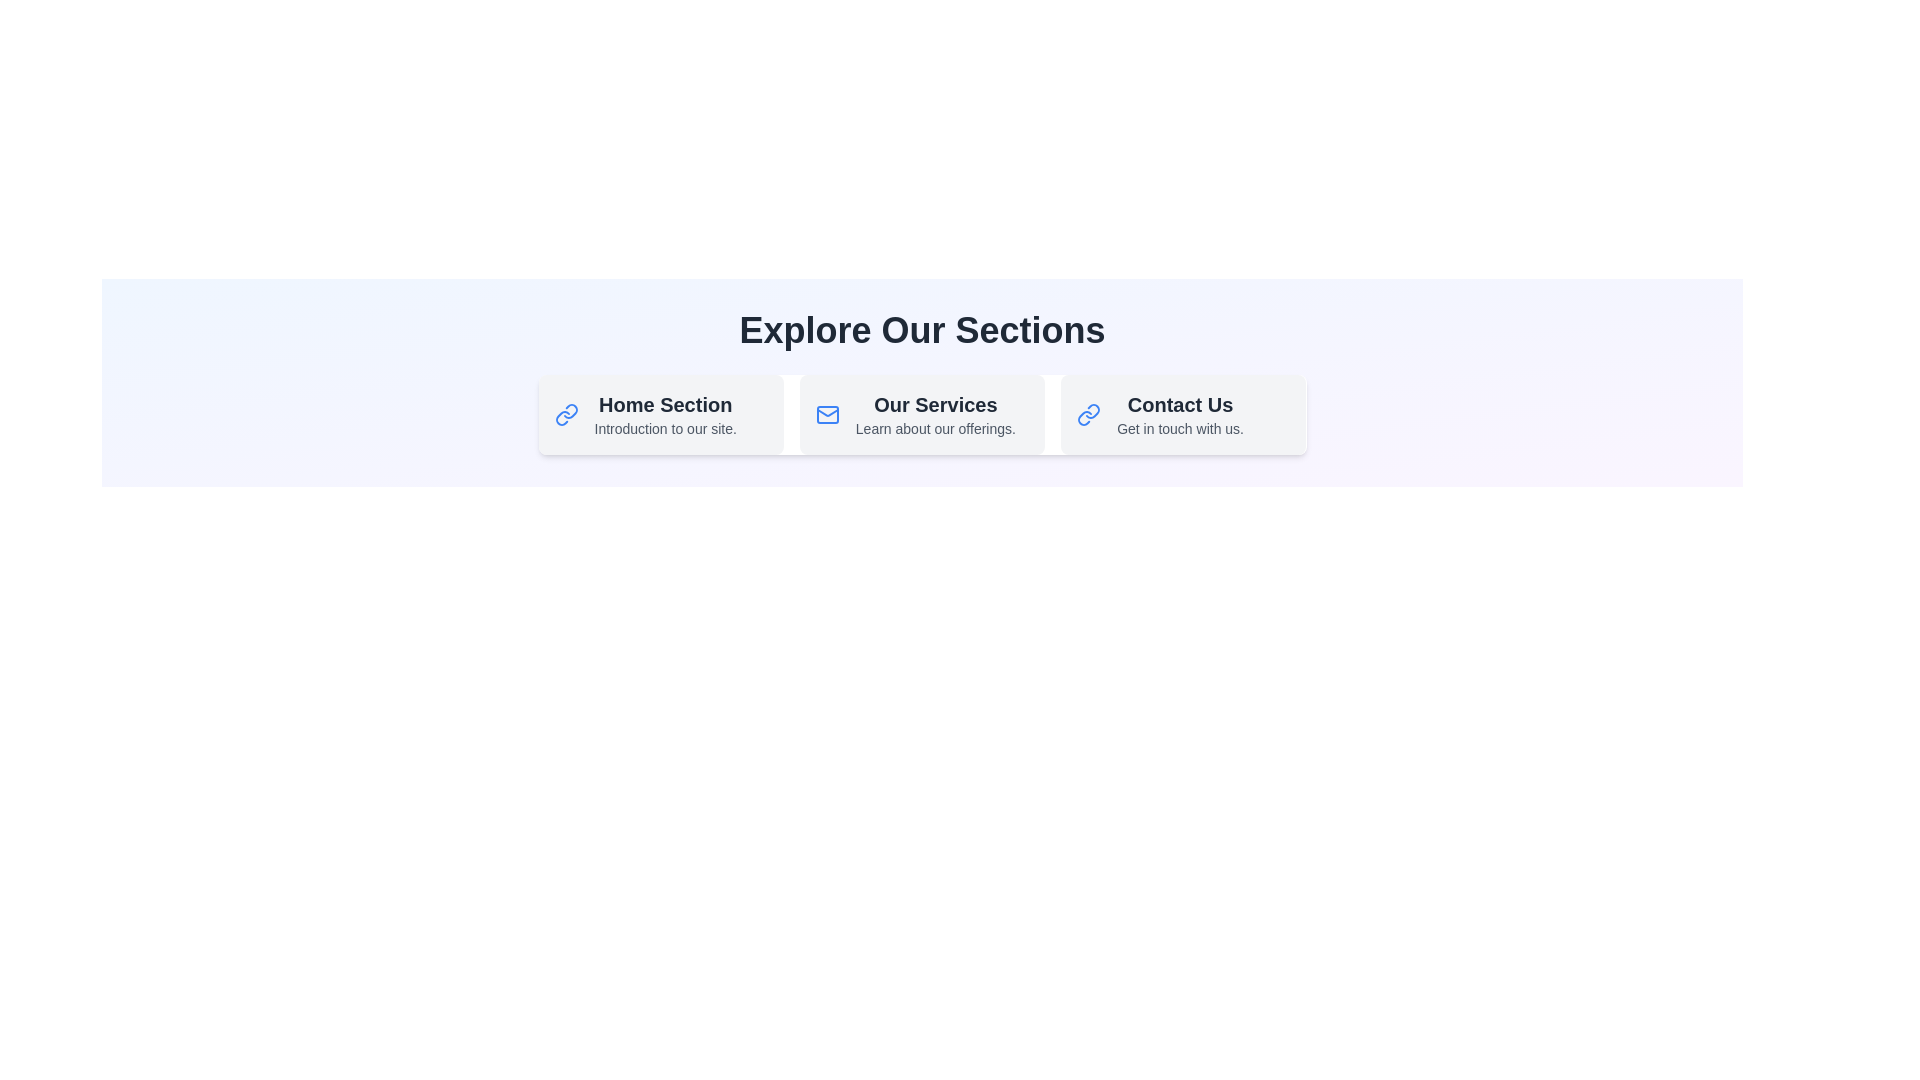  What do you see at coordinates (665, 427) in the screenshot?
I see `the text label that reads 'Introduction to our site.' located directly under the bold title 'Home Section' in the panel` at bounding box center [665, 427].